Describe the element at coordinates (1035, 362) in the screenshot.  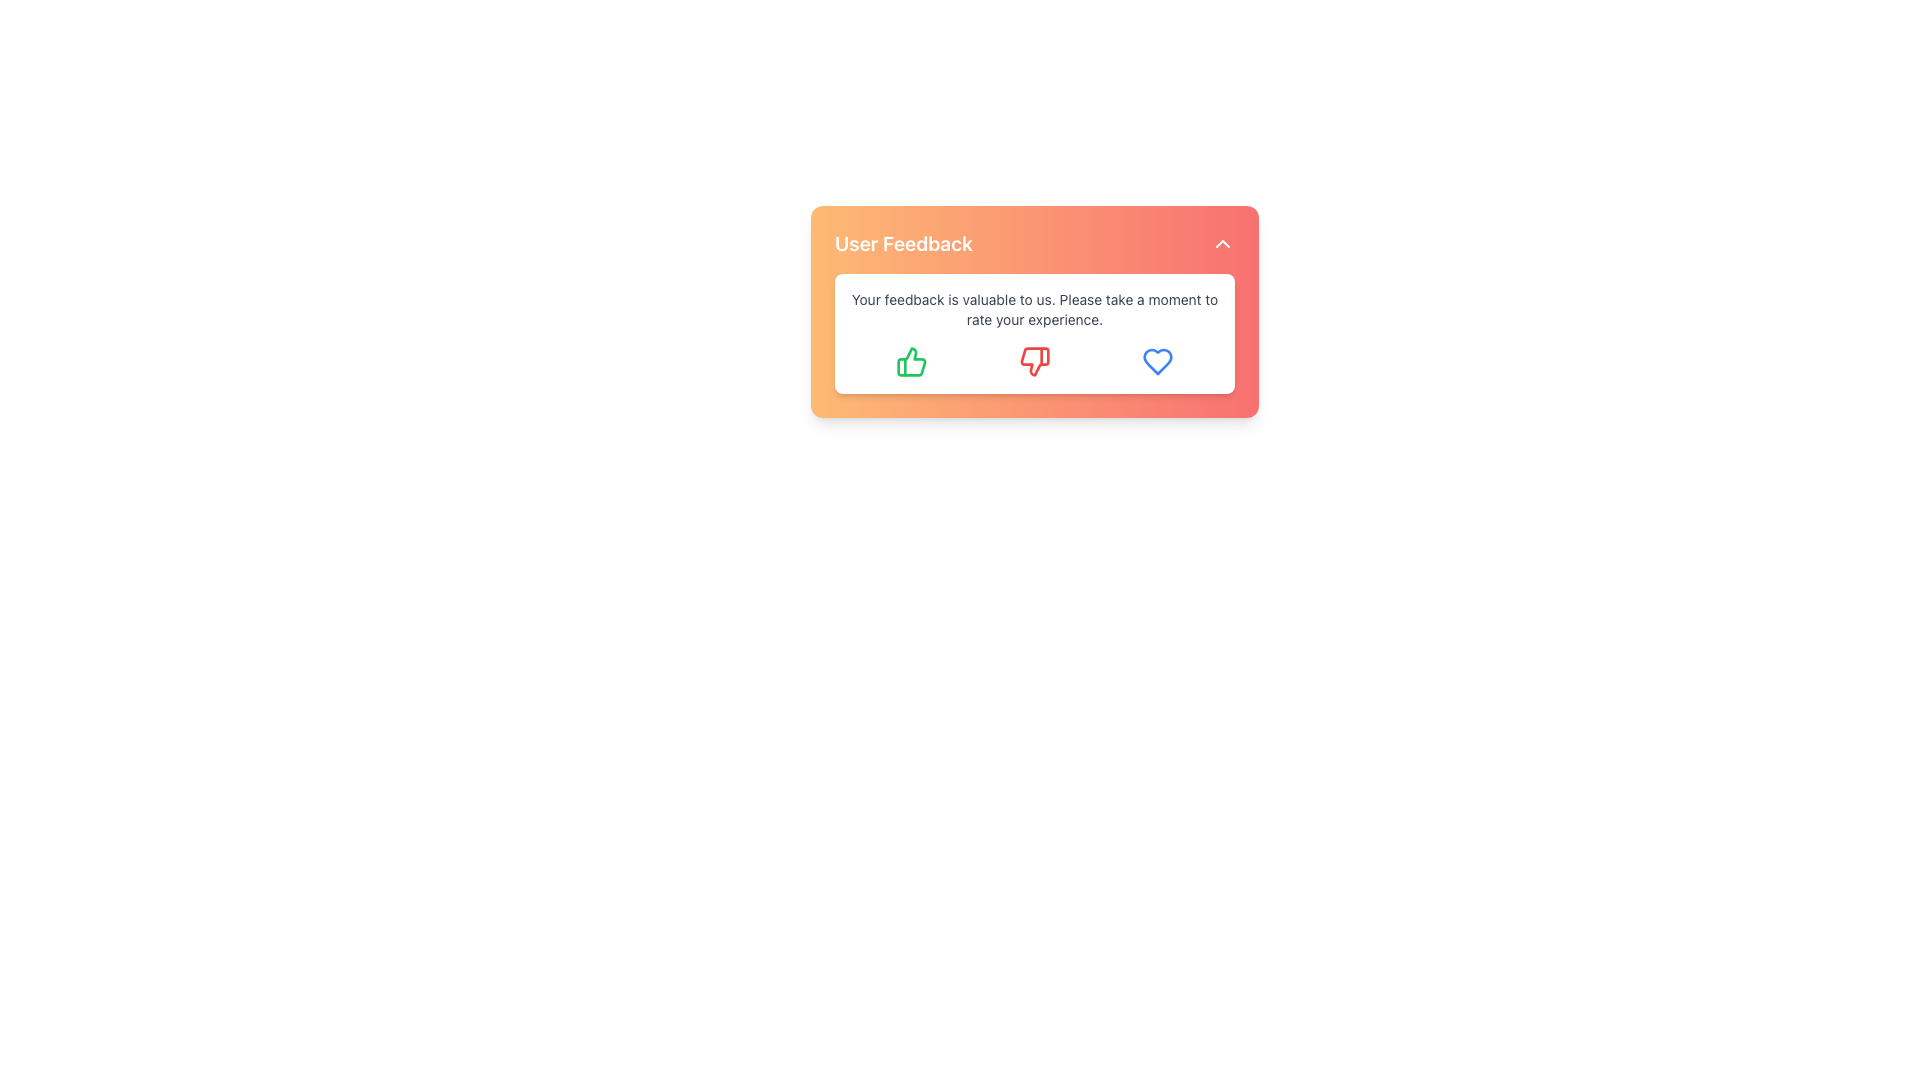
I see `the thumbs-down icon in the middle of the feedback card to give negative feedback` at that location.